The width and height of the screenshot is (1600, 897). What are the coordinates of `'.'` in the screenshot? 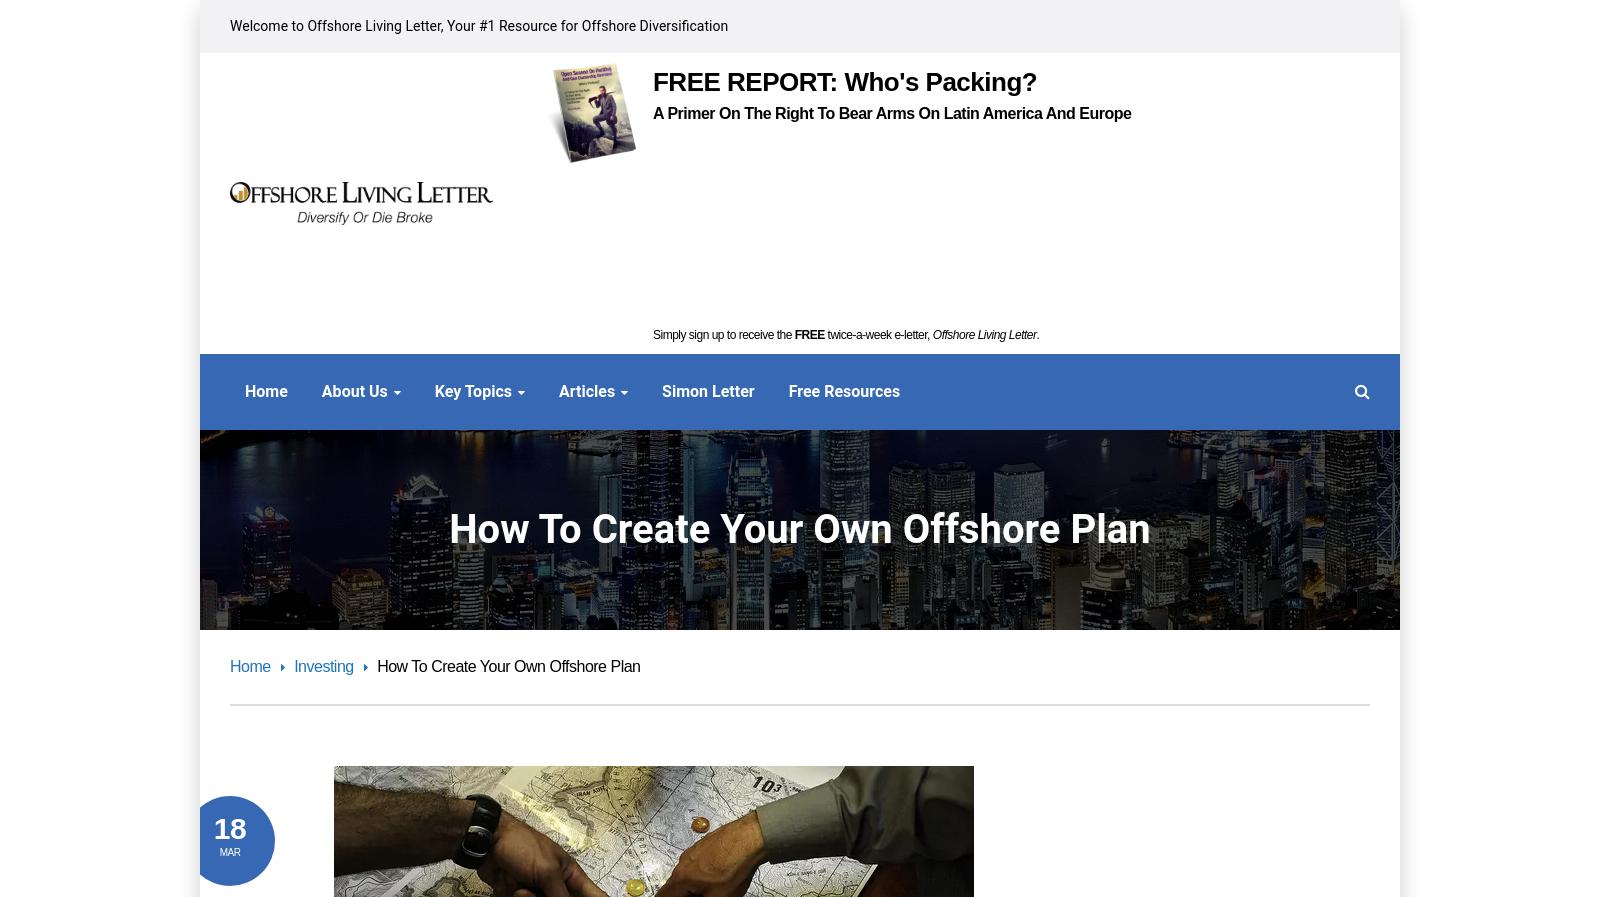 It's located at (1037, 334).